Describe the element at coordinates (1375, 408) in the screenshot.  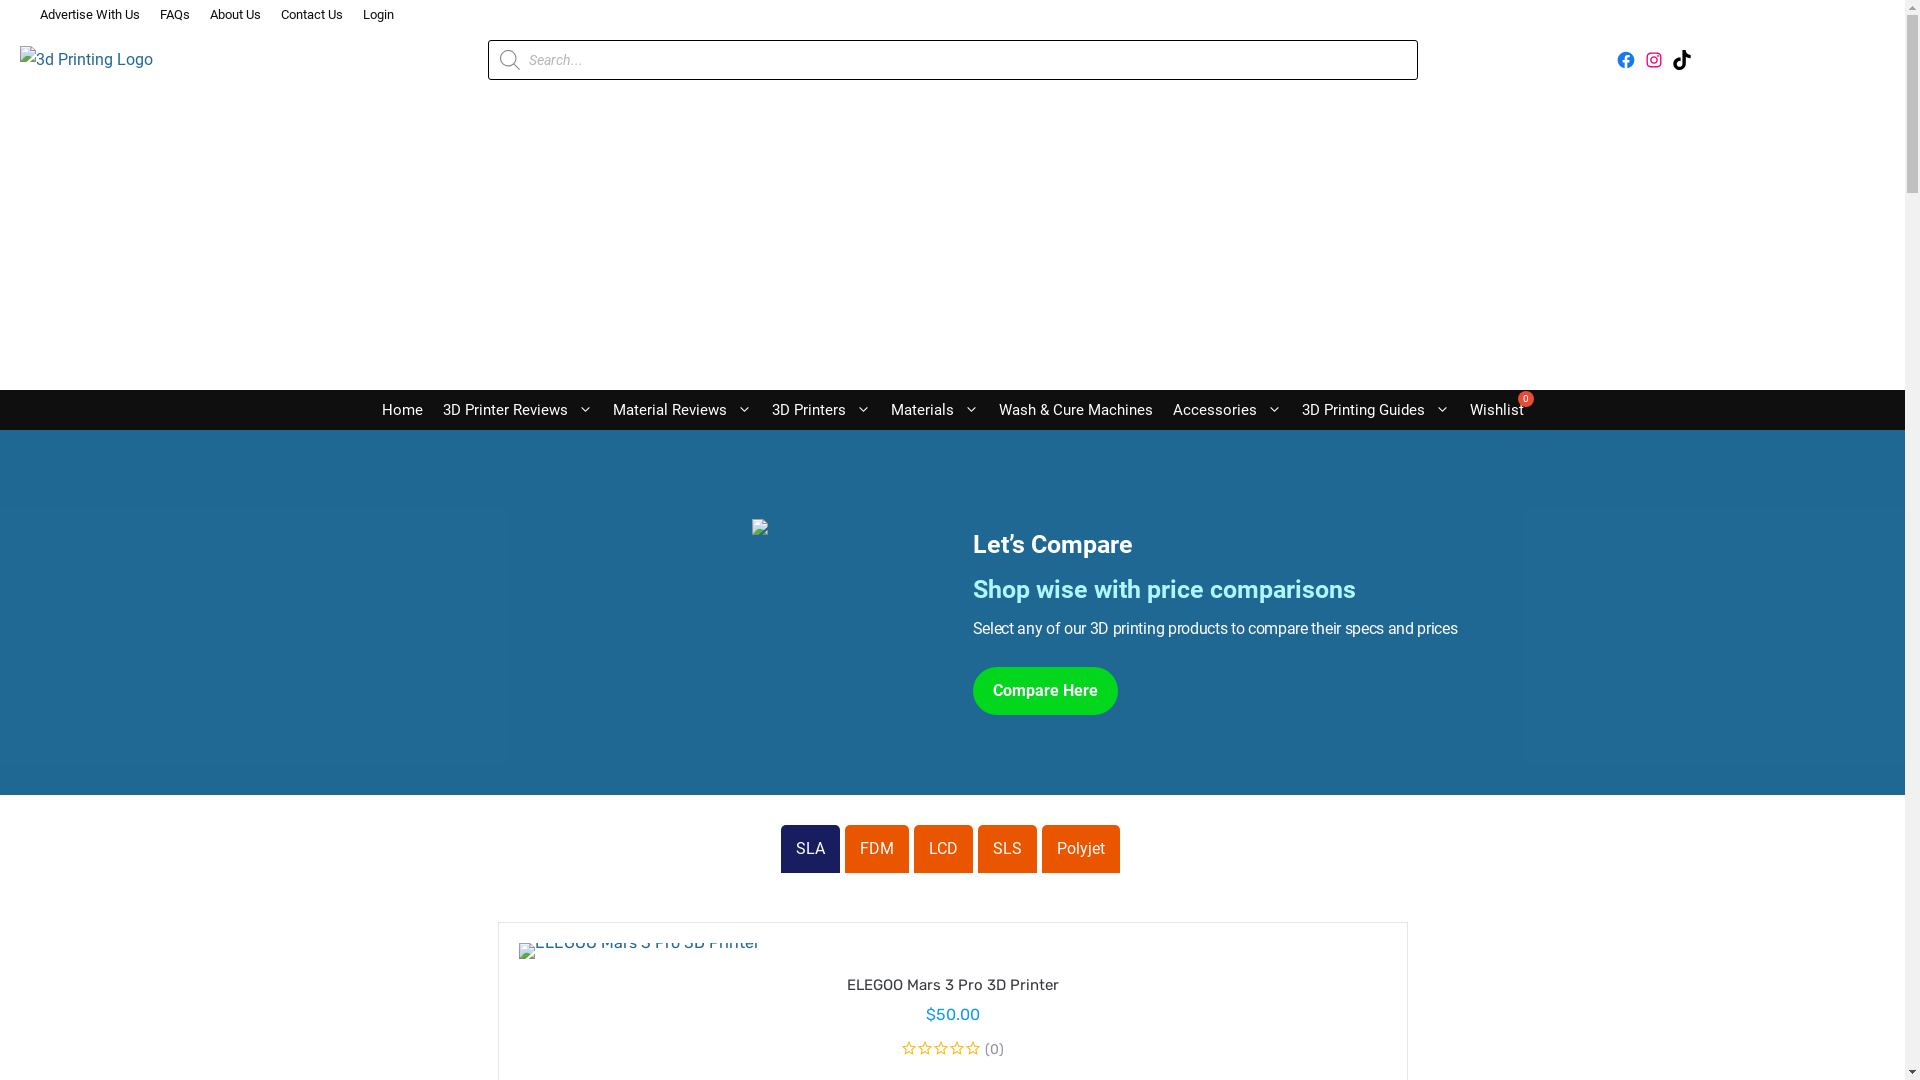
I see `'3D Printing Guides'` at that location.